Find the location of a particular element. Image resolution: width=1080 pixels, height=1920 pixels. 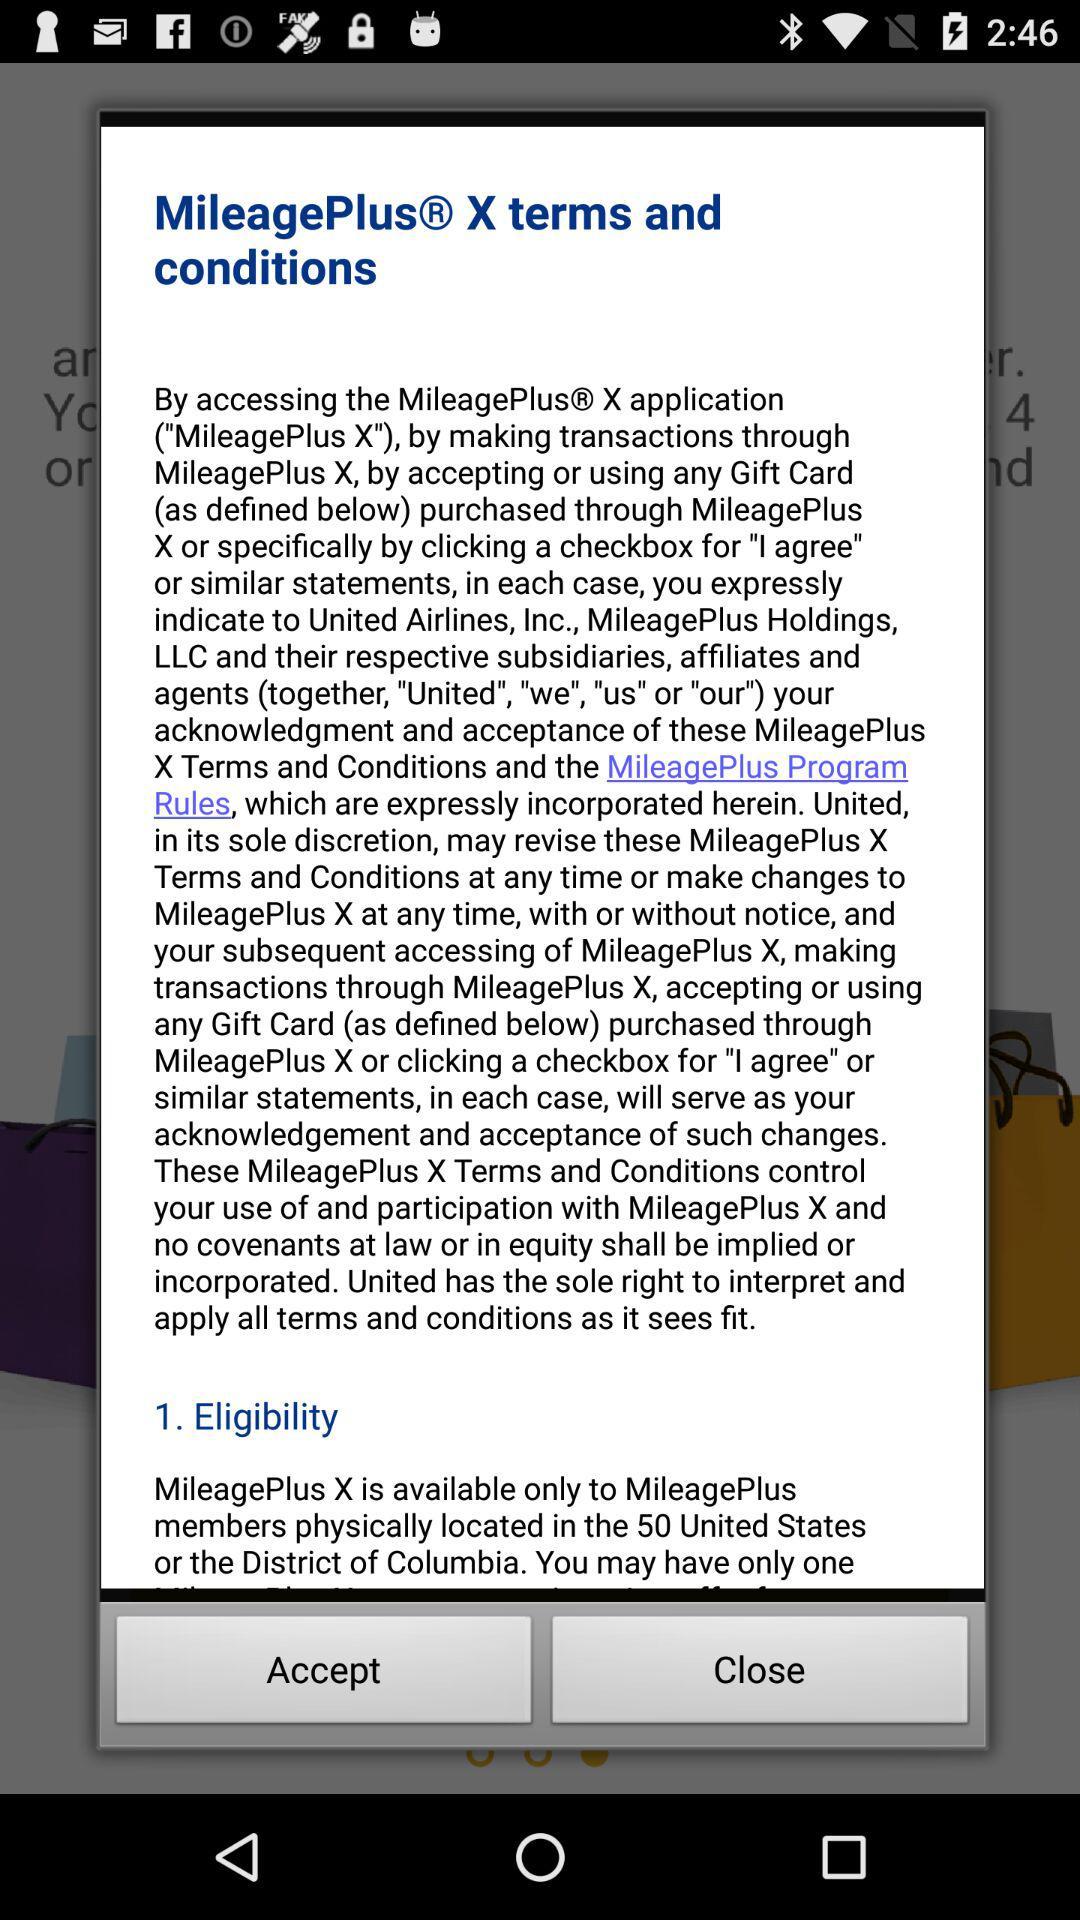

the icon next to the close icon is located at coordinates (323, 1675).